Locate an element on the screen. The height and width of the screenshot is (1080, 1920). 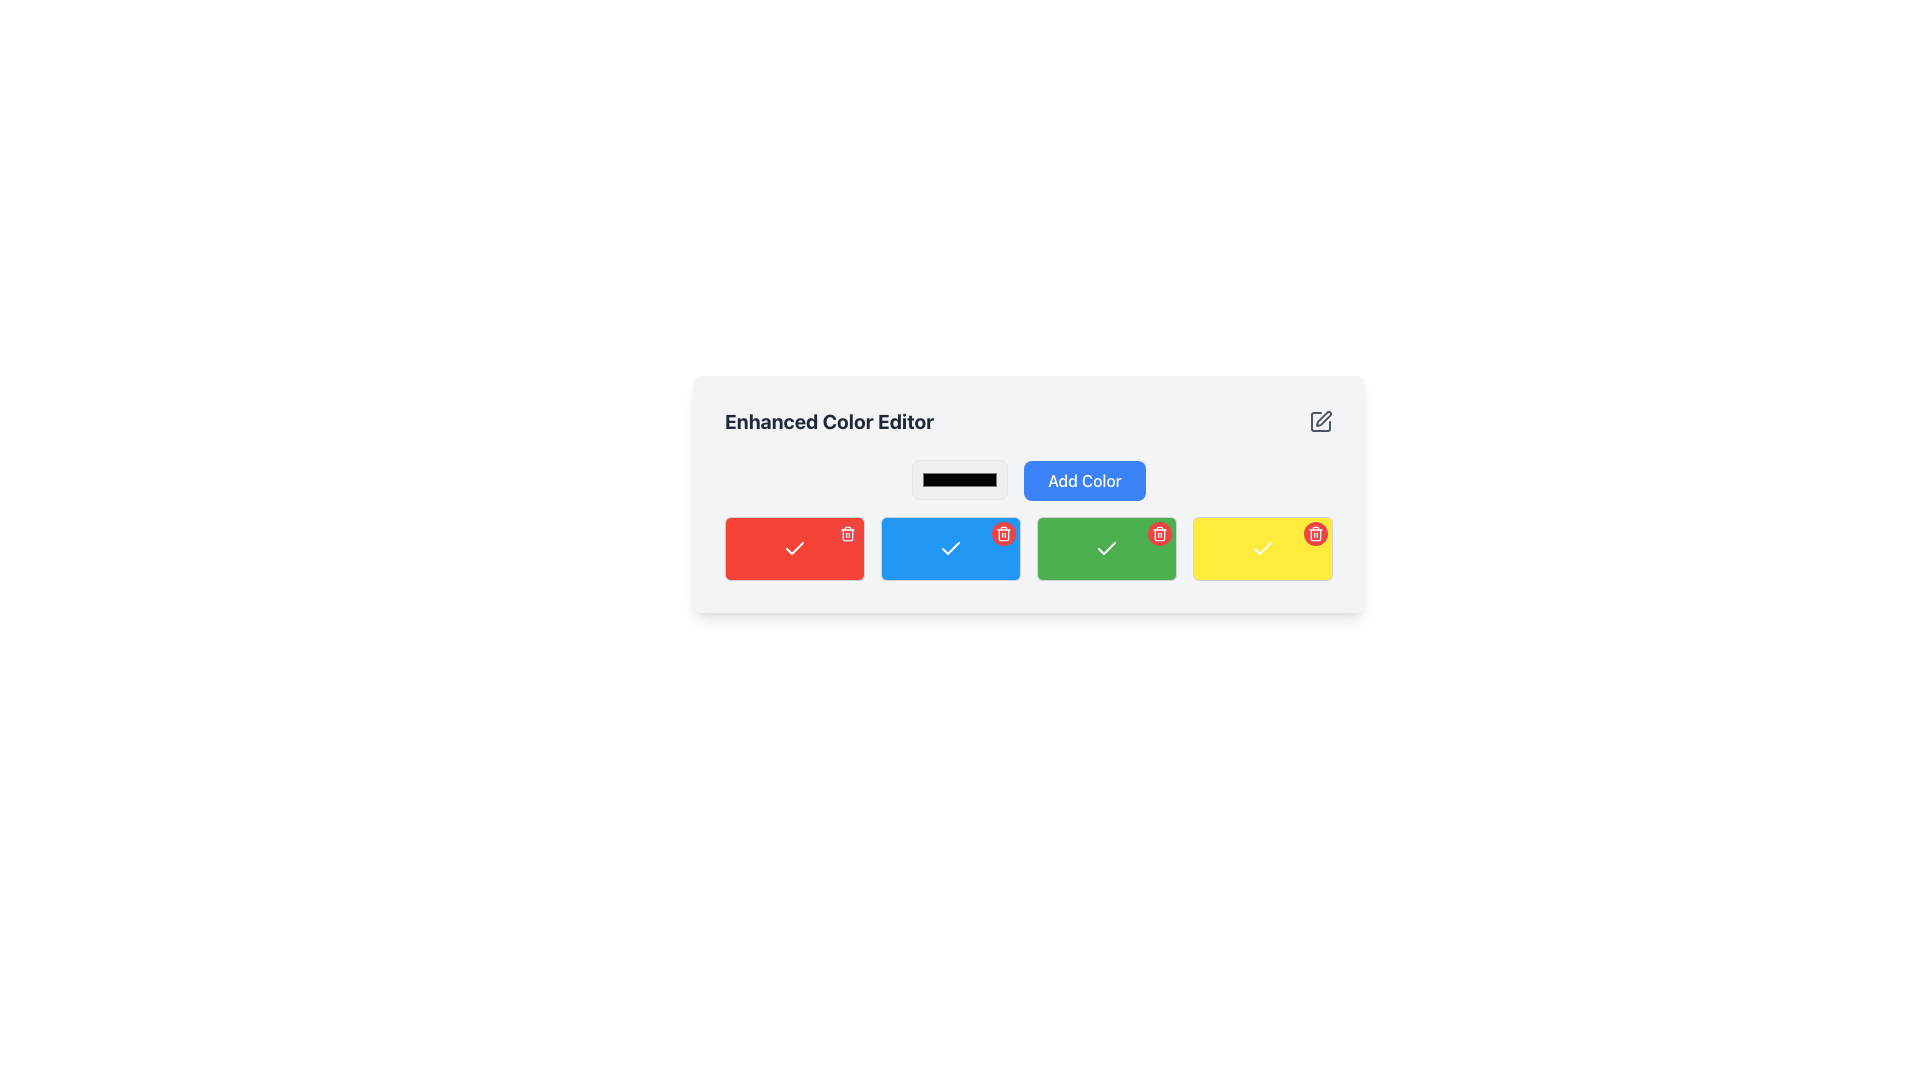
the pen icon button located at the extreme right of the 'Enhanced Color Editor' section is located at coordinates (1320, 420).